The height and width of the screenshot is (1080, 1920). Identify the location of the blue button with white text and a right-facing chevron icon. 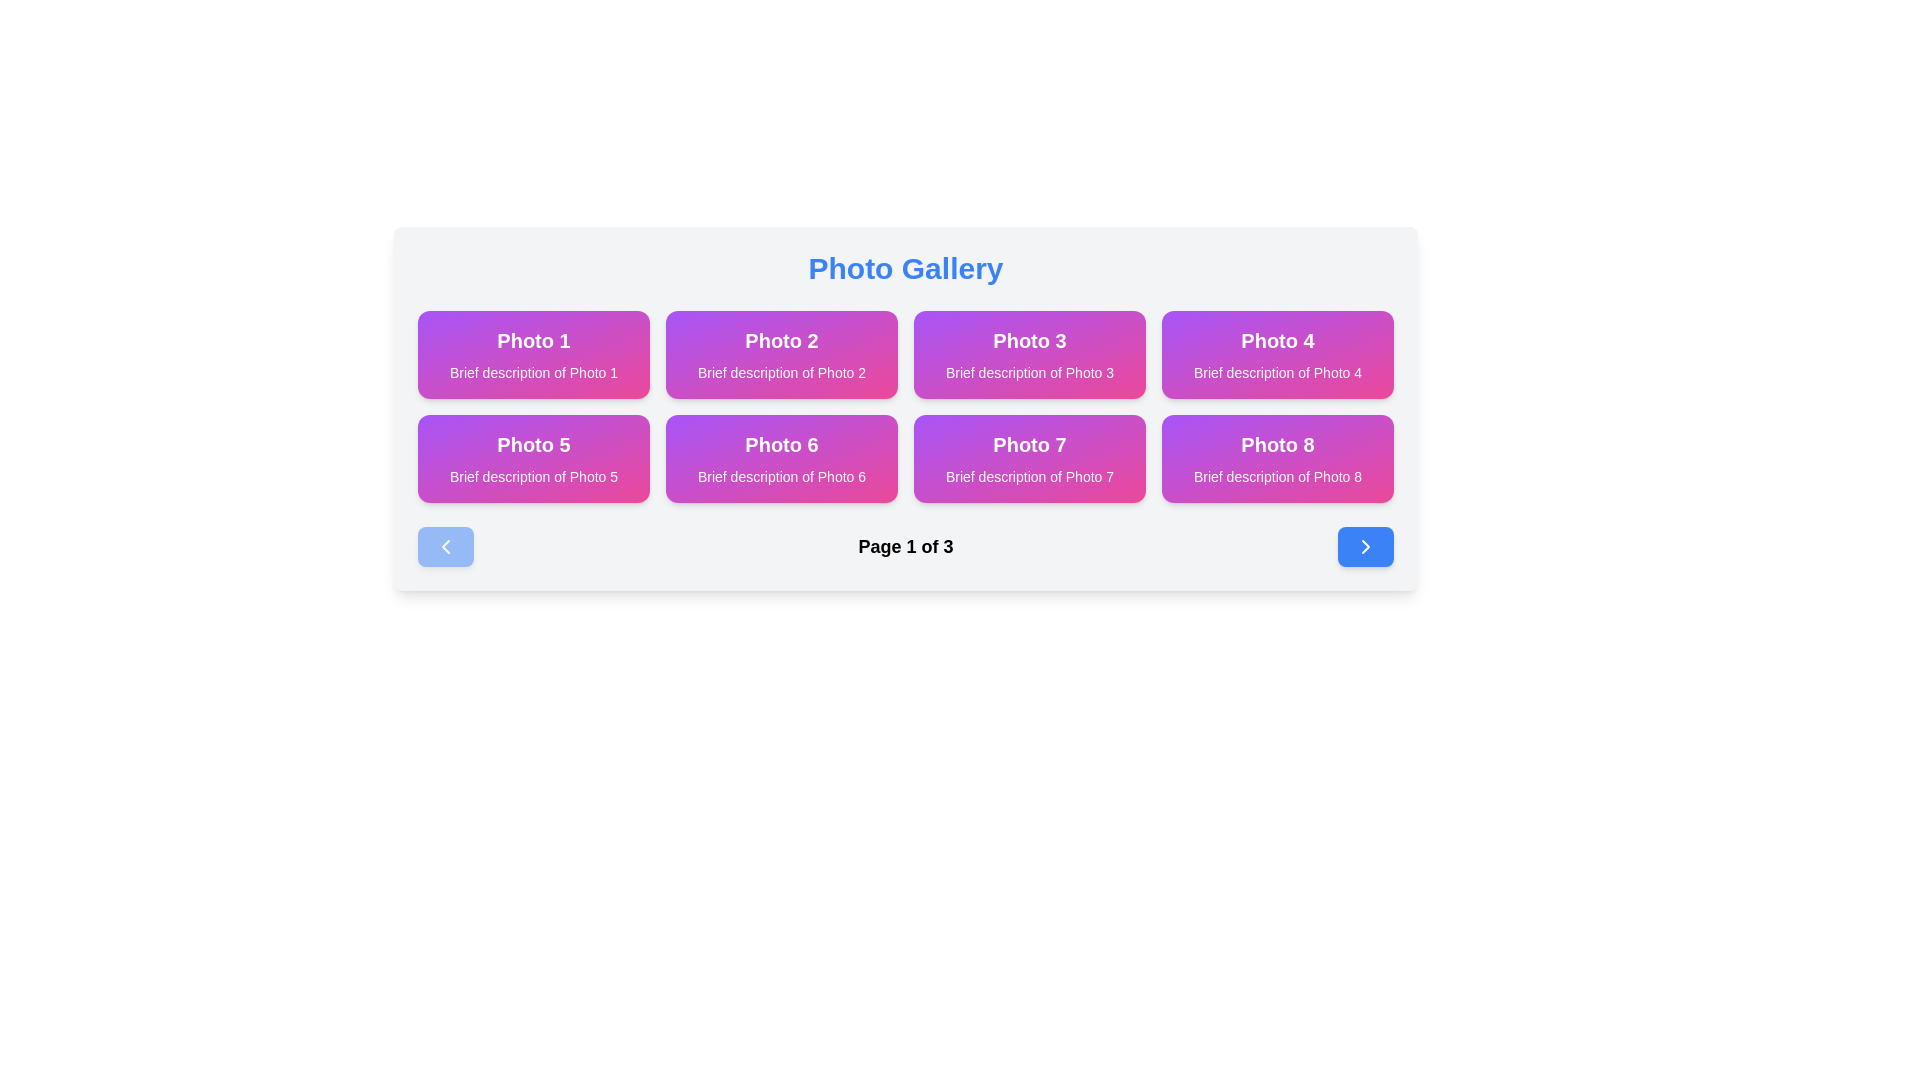
(1365, 547).